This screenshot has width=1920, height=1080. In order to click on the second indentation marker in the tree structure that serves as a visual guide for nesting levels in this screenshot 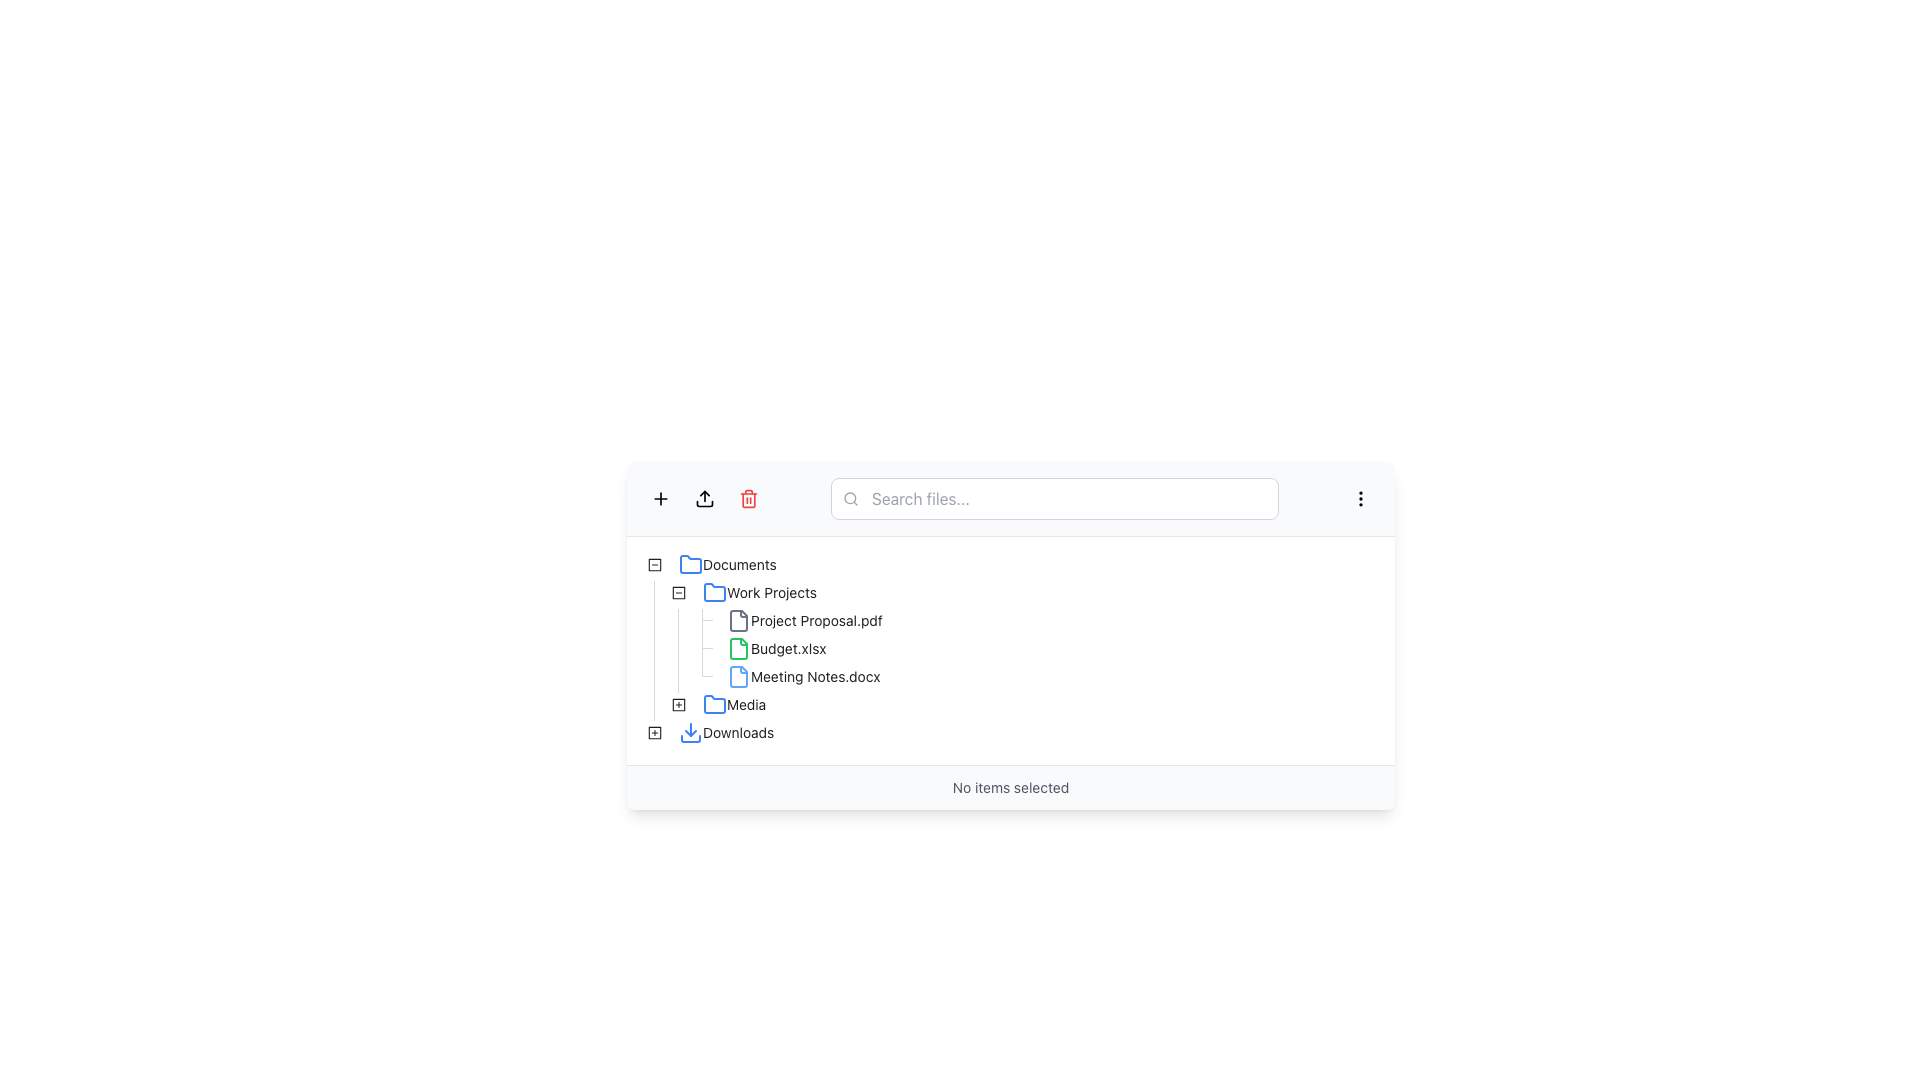, I will do `click(678, 676)`.